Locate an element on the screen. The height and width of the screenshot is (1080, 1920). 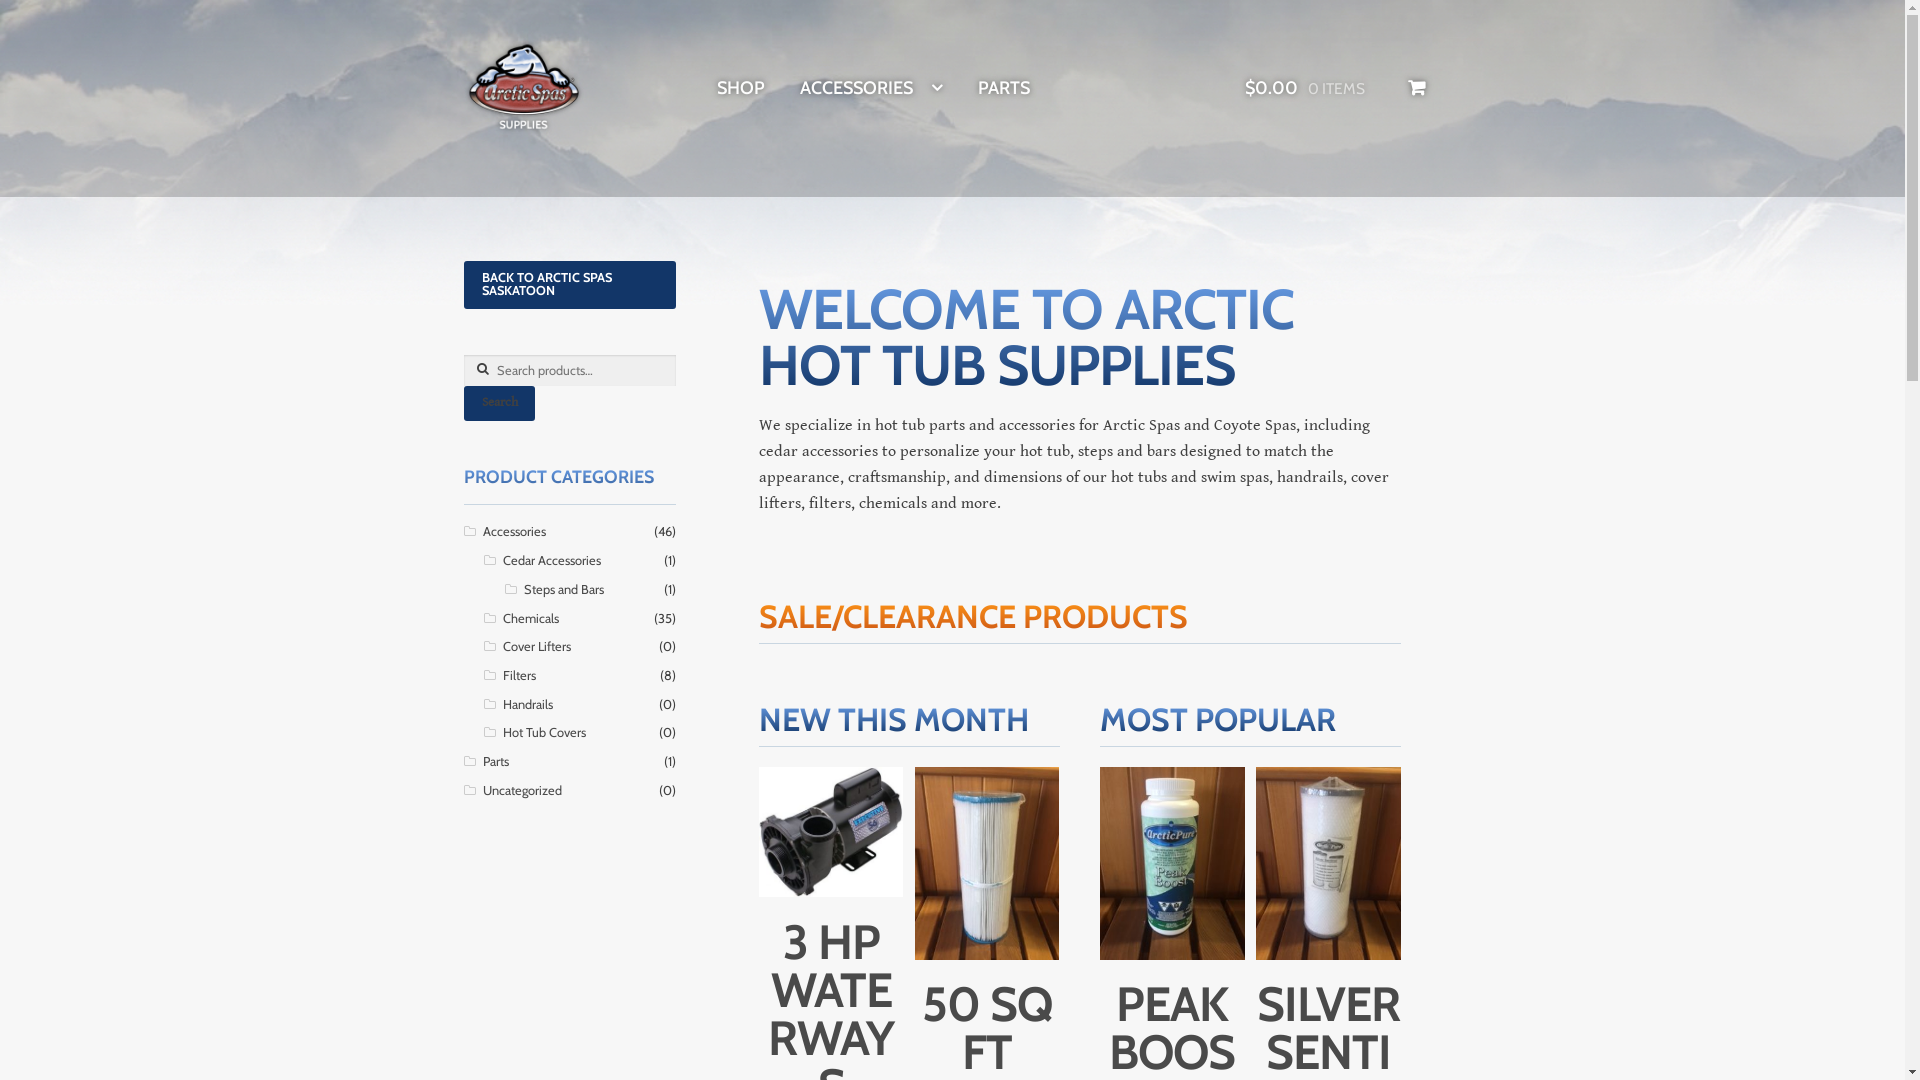
'Handrails' is located at coordinates (528, 703).